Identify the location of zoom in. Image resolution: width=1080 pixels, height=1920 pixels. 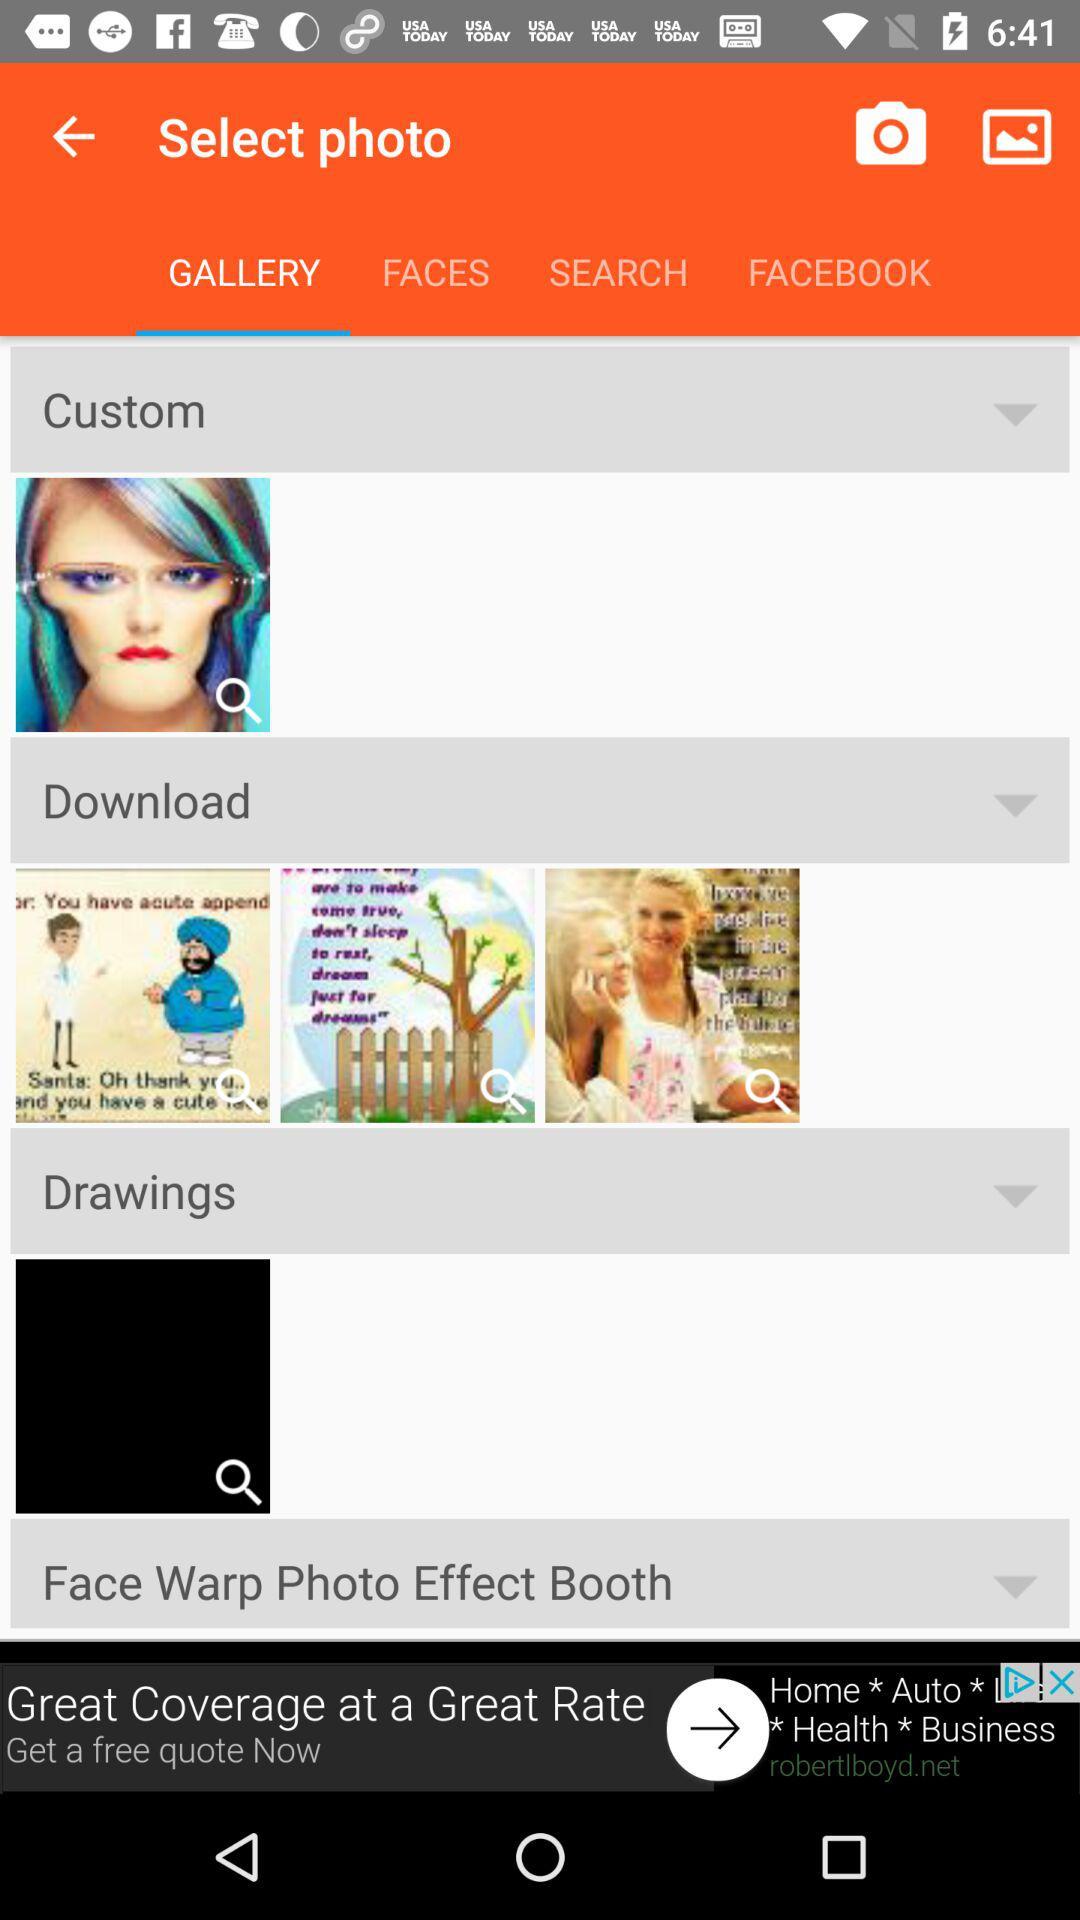
(237, 700).